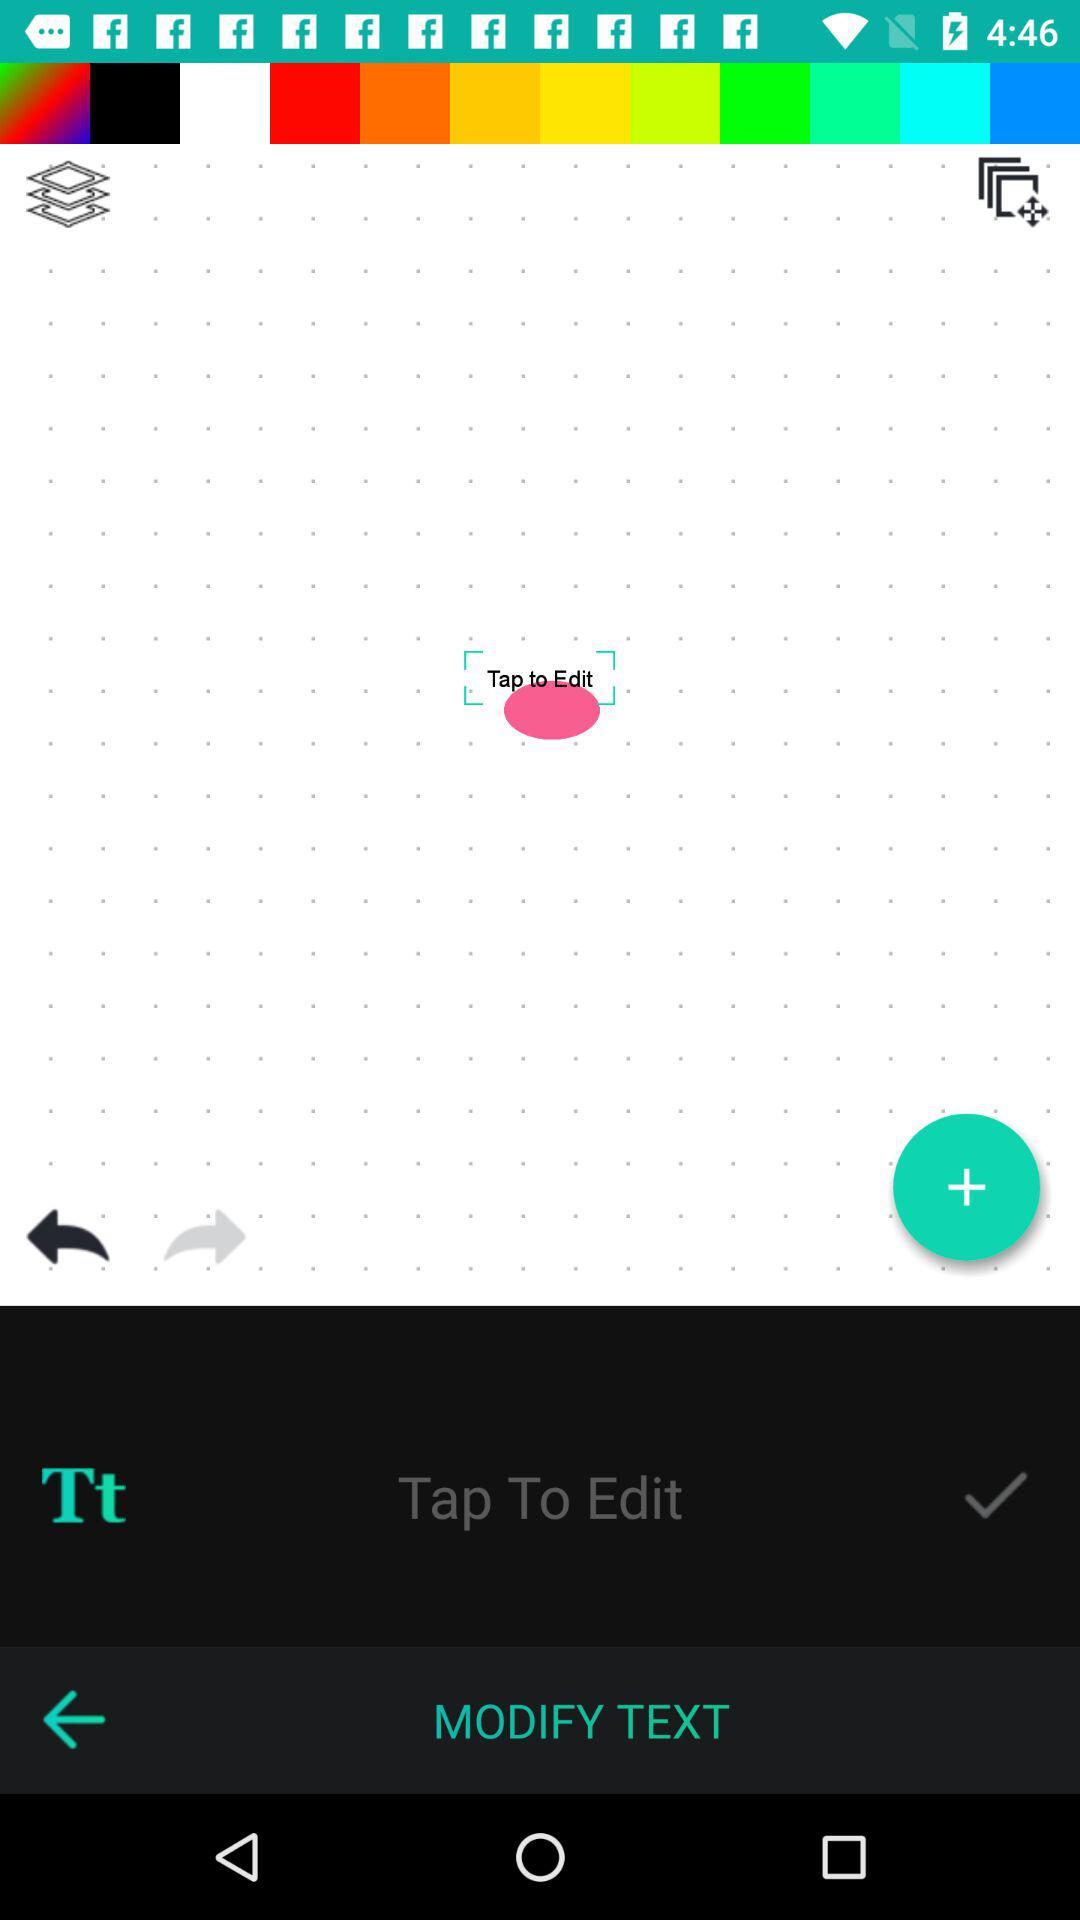 Image resolution: width=1080 pixels, height=1920 pixels. Describe the element at coordinates (540, 1495) in the screenshot. I see `edit text box` at that location.